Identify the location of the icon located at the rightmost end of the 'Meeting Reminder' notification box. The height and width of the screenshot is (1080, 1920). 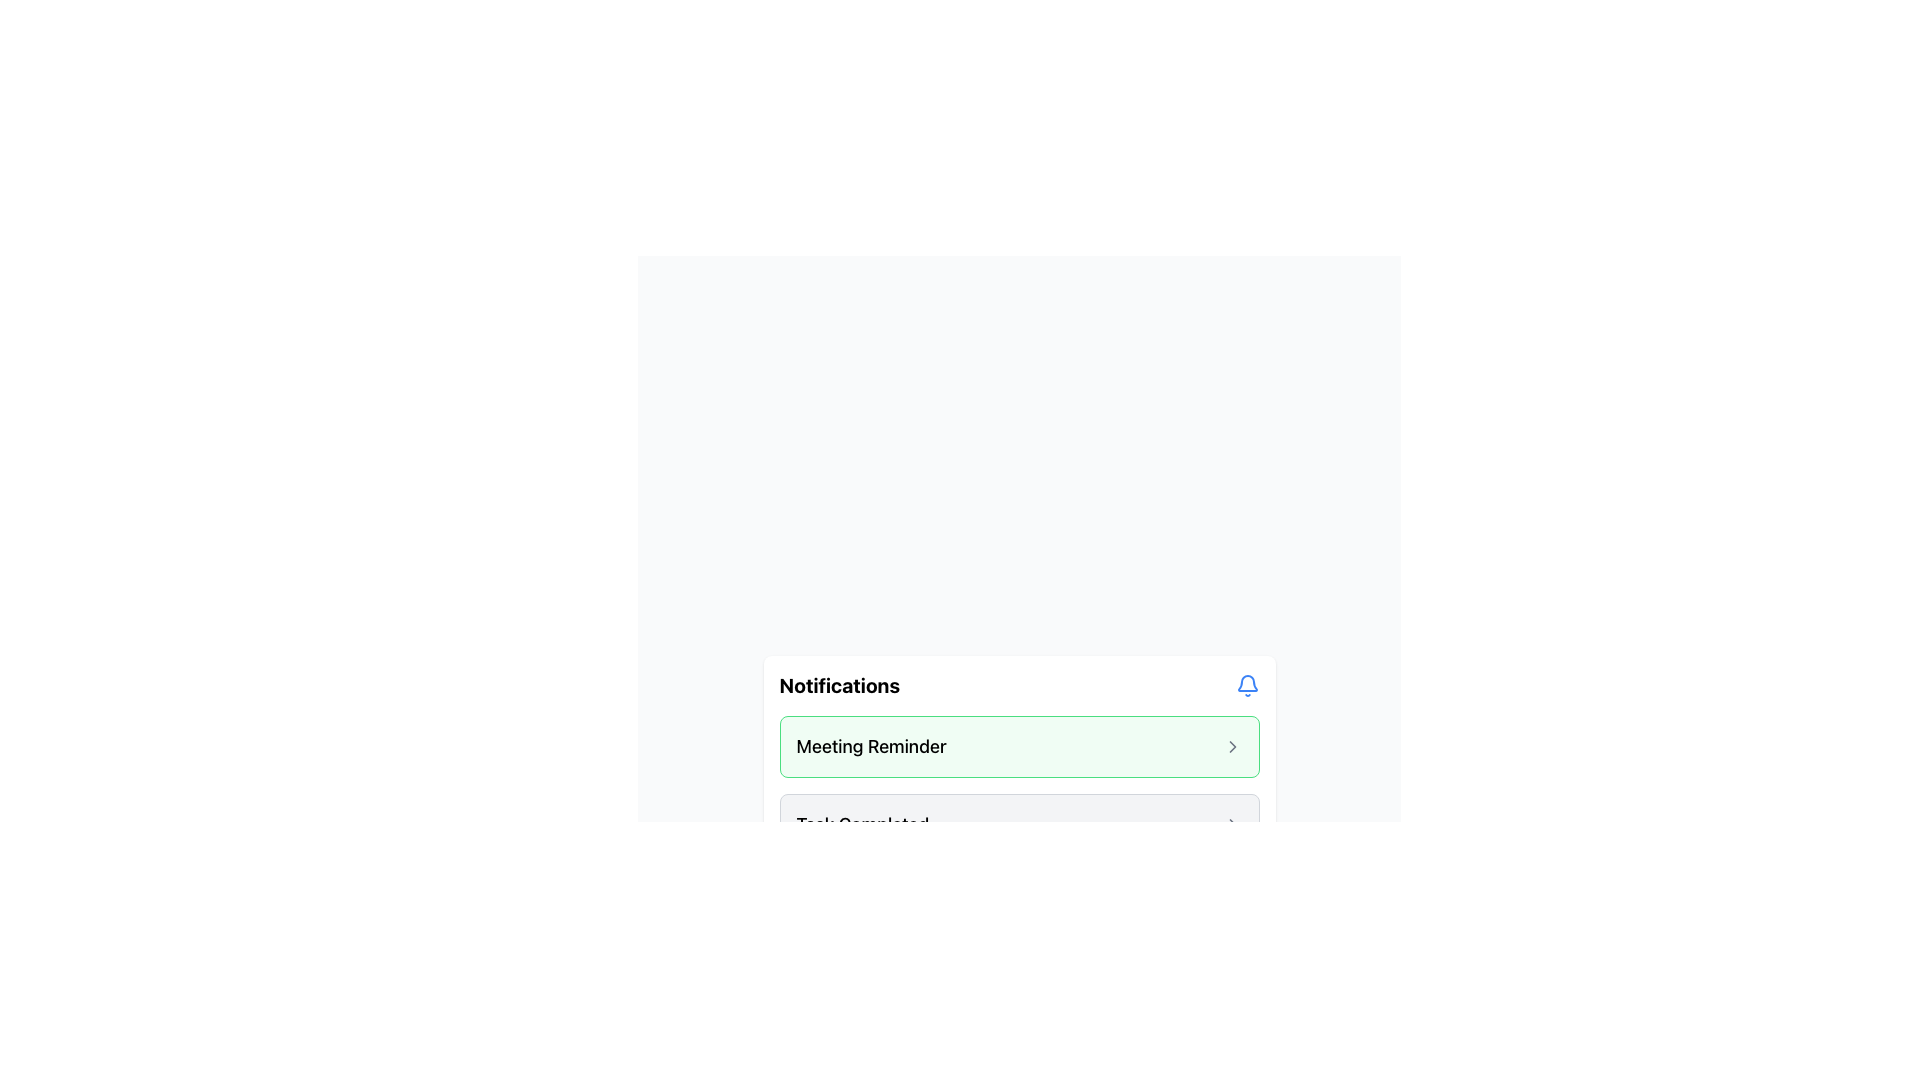
(1231, 747).